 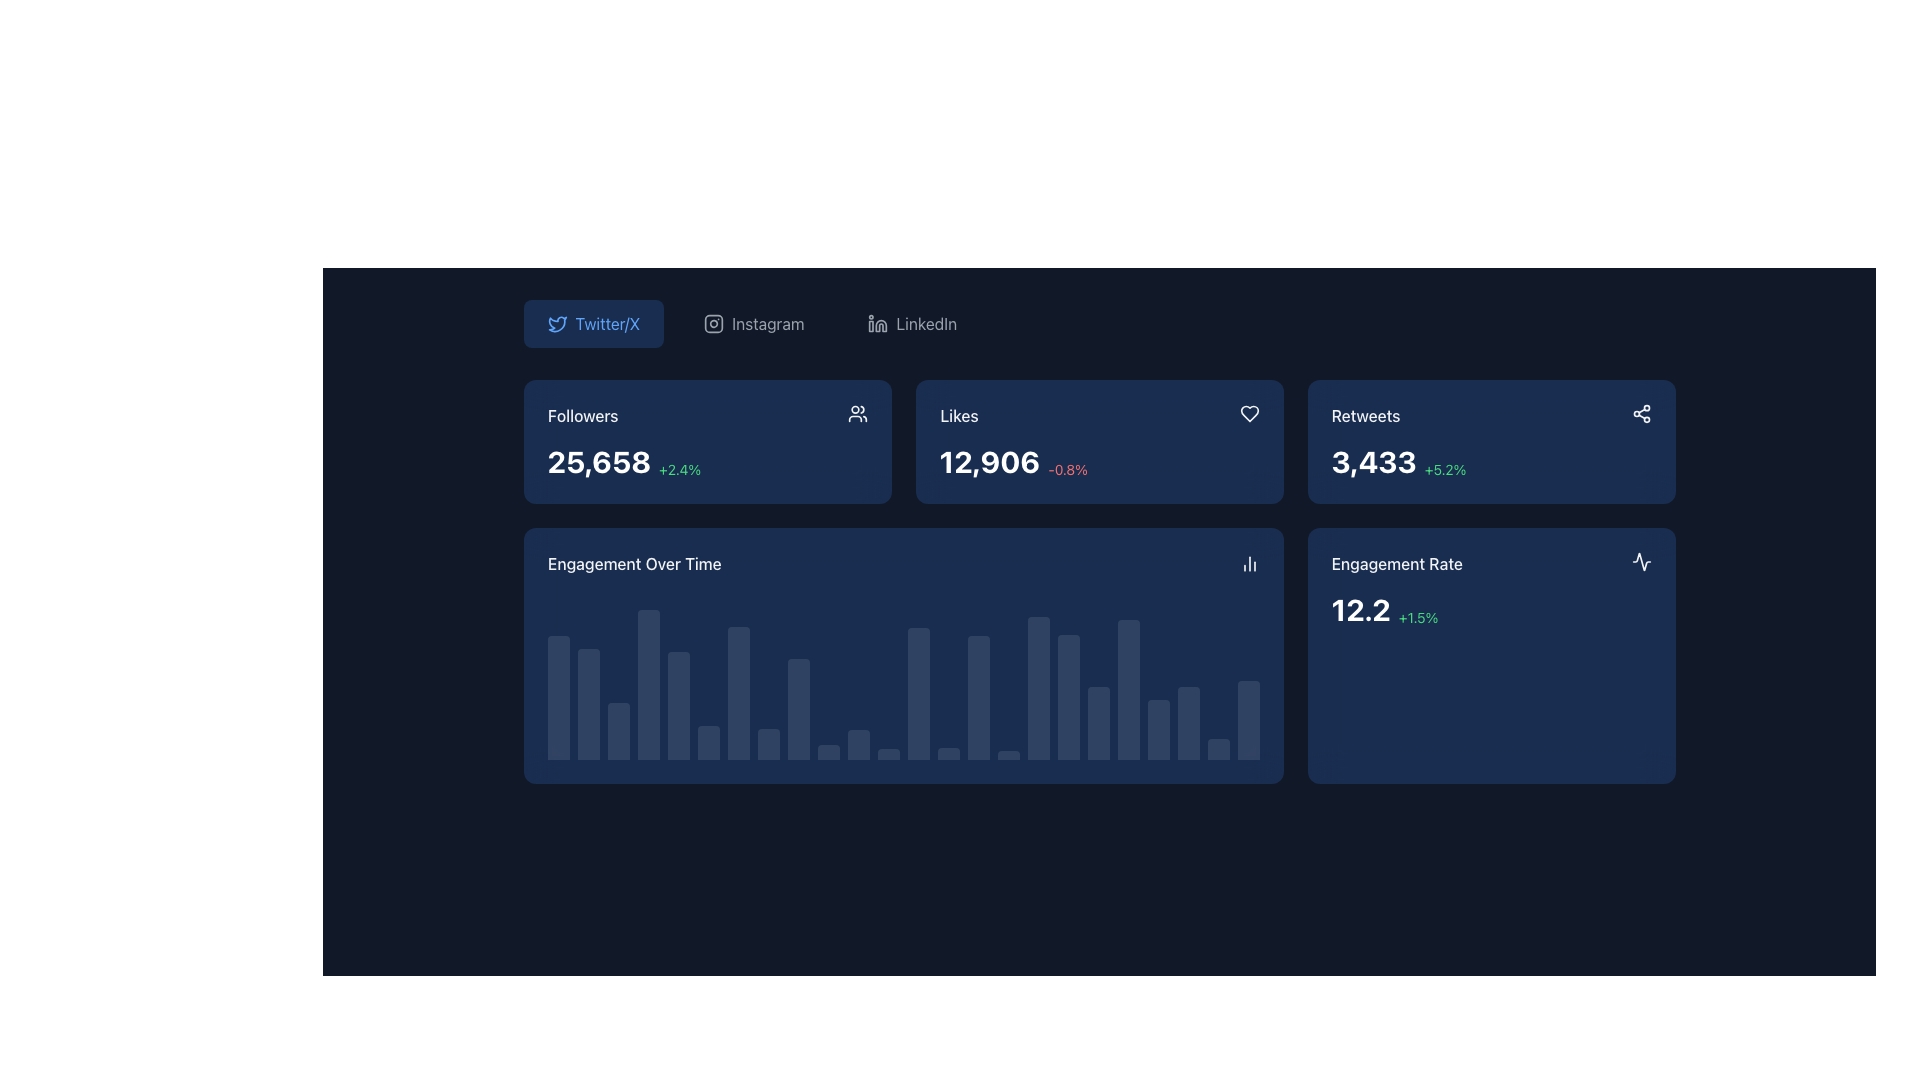 What do you see at coordinates (1641, 562) in the screenshot?
I see `the icon located in the bottom-right corner of the card interface, which is part of an icon group` at bounding box center [1641, 562].